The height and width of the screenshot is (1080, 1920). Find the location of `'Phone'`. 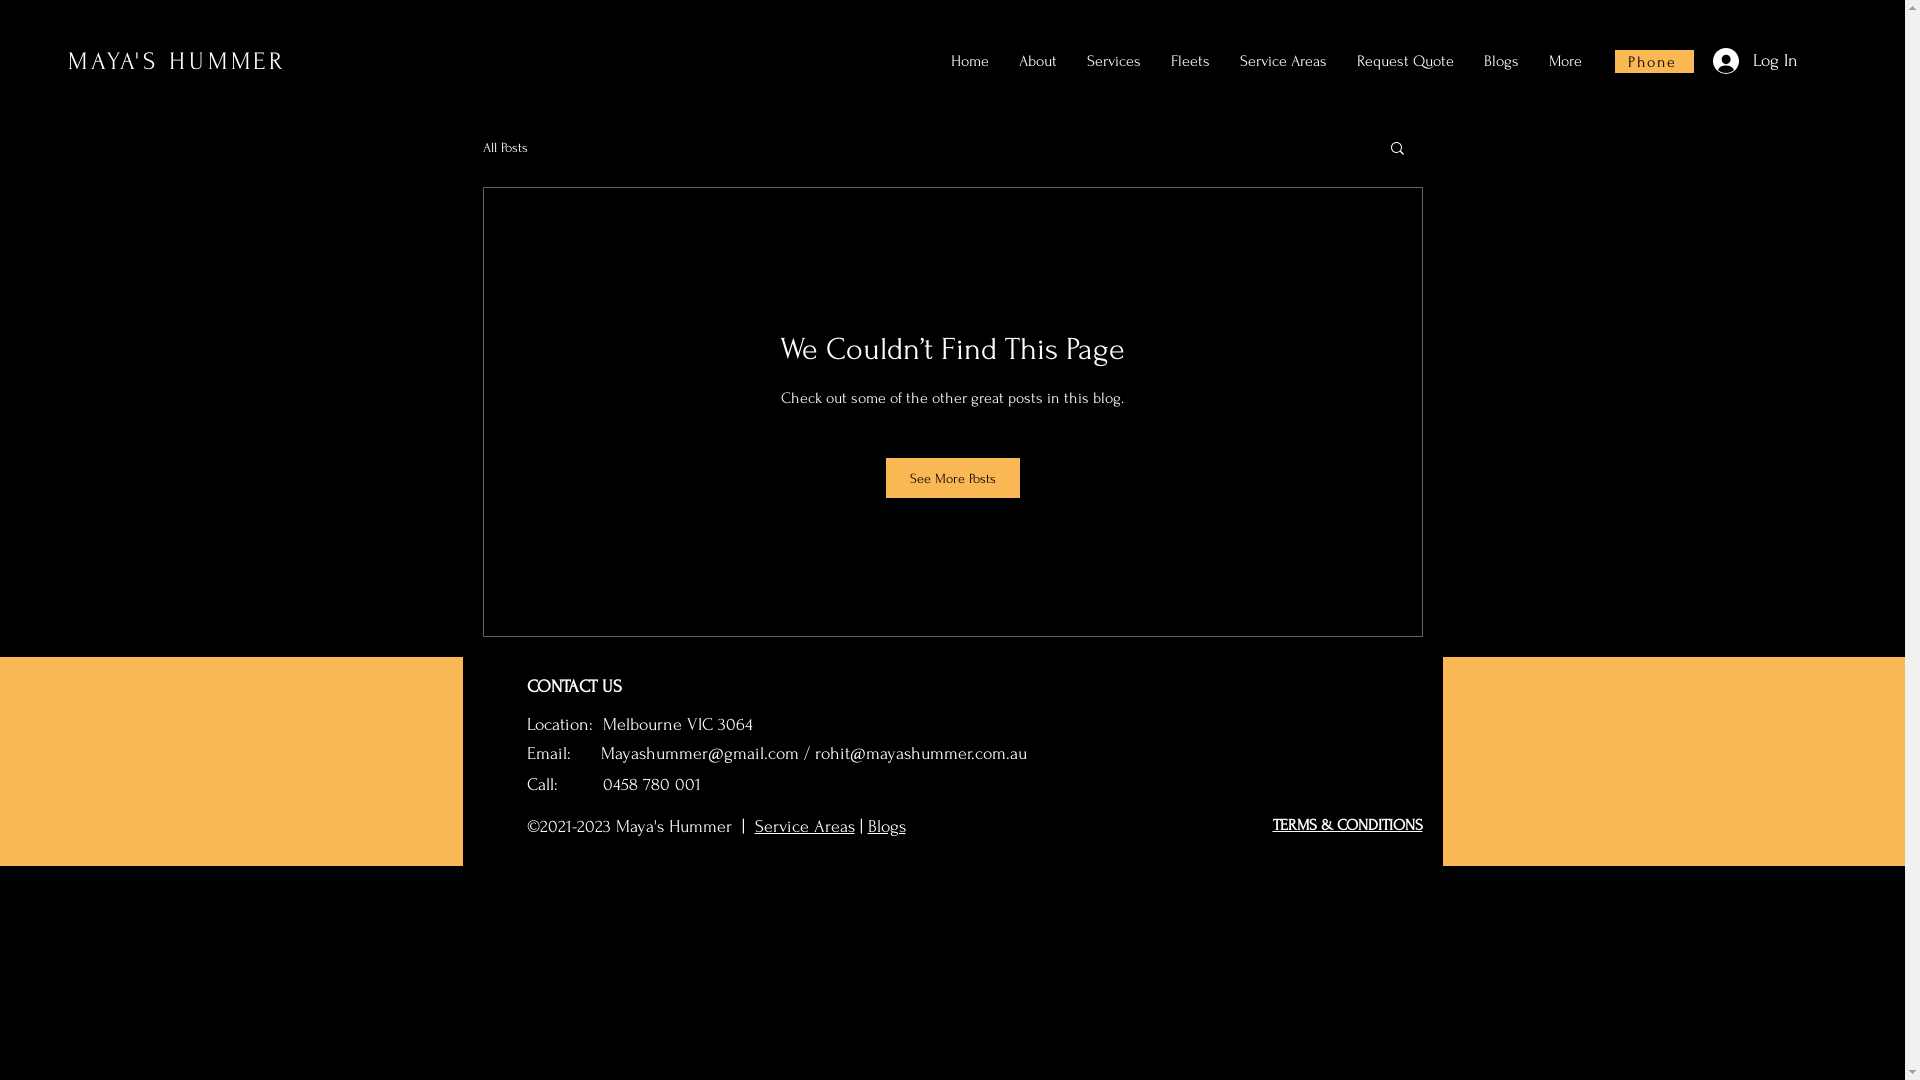

'Phone' is located at coordinates (1654, 60).